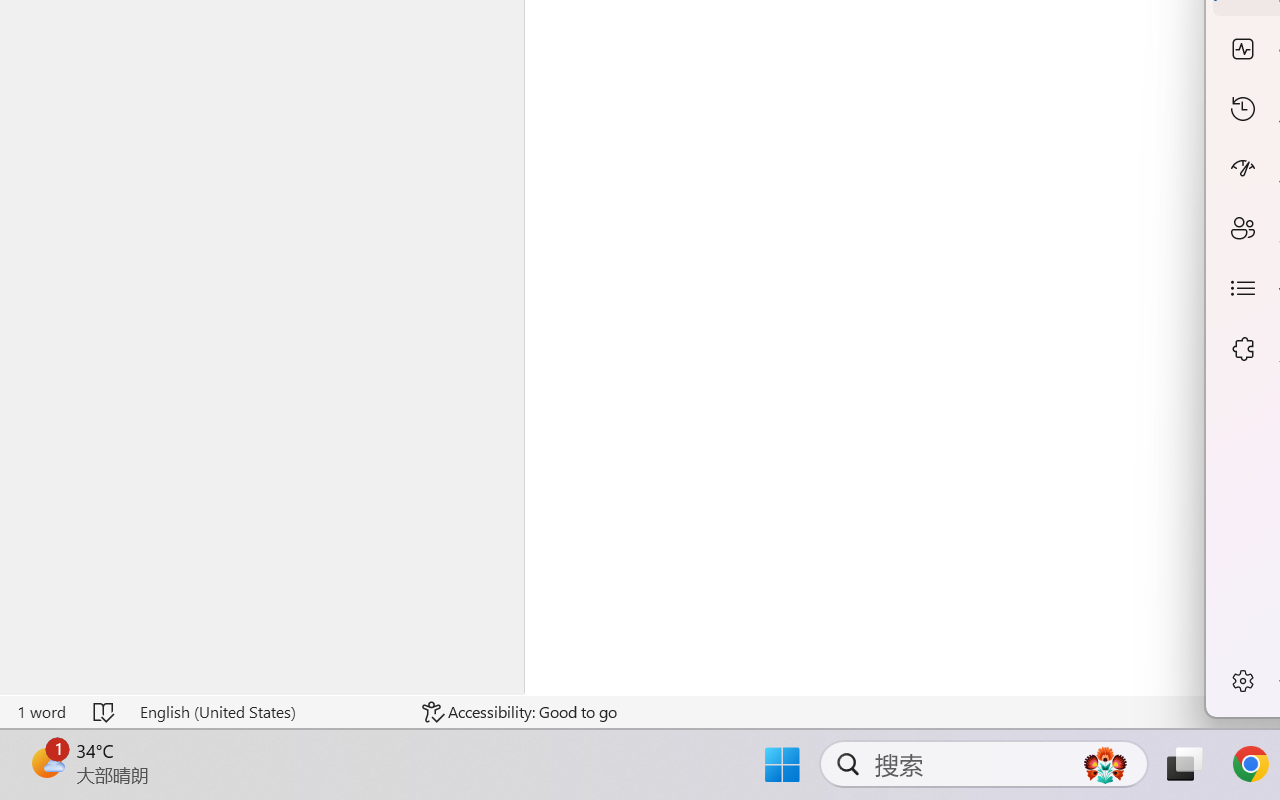 The image size is (1280, 800). Describe the element at coordinates (519, 711) in the screenshot. I see `'Accessibility Checker Accessibility: Good to go'` at that location.